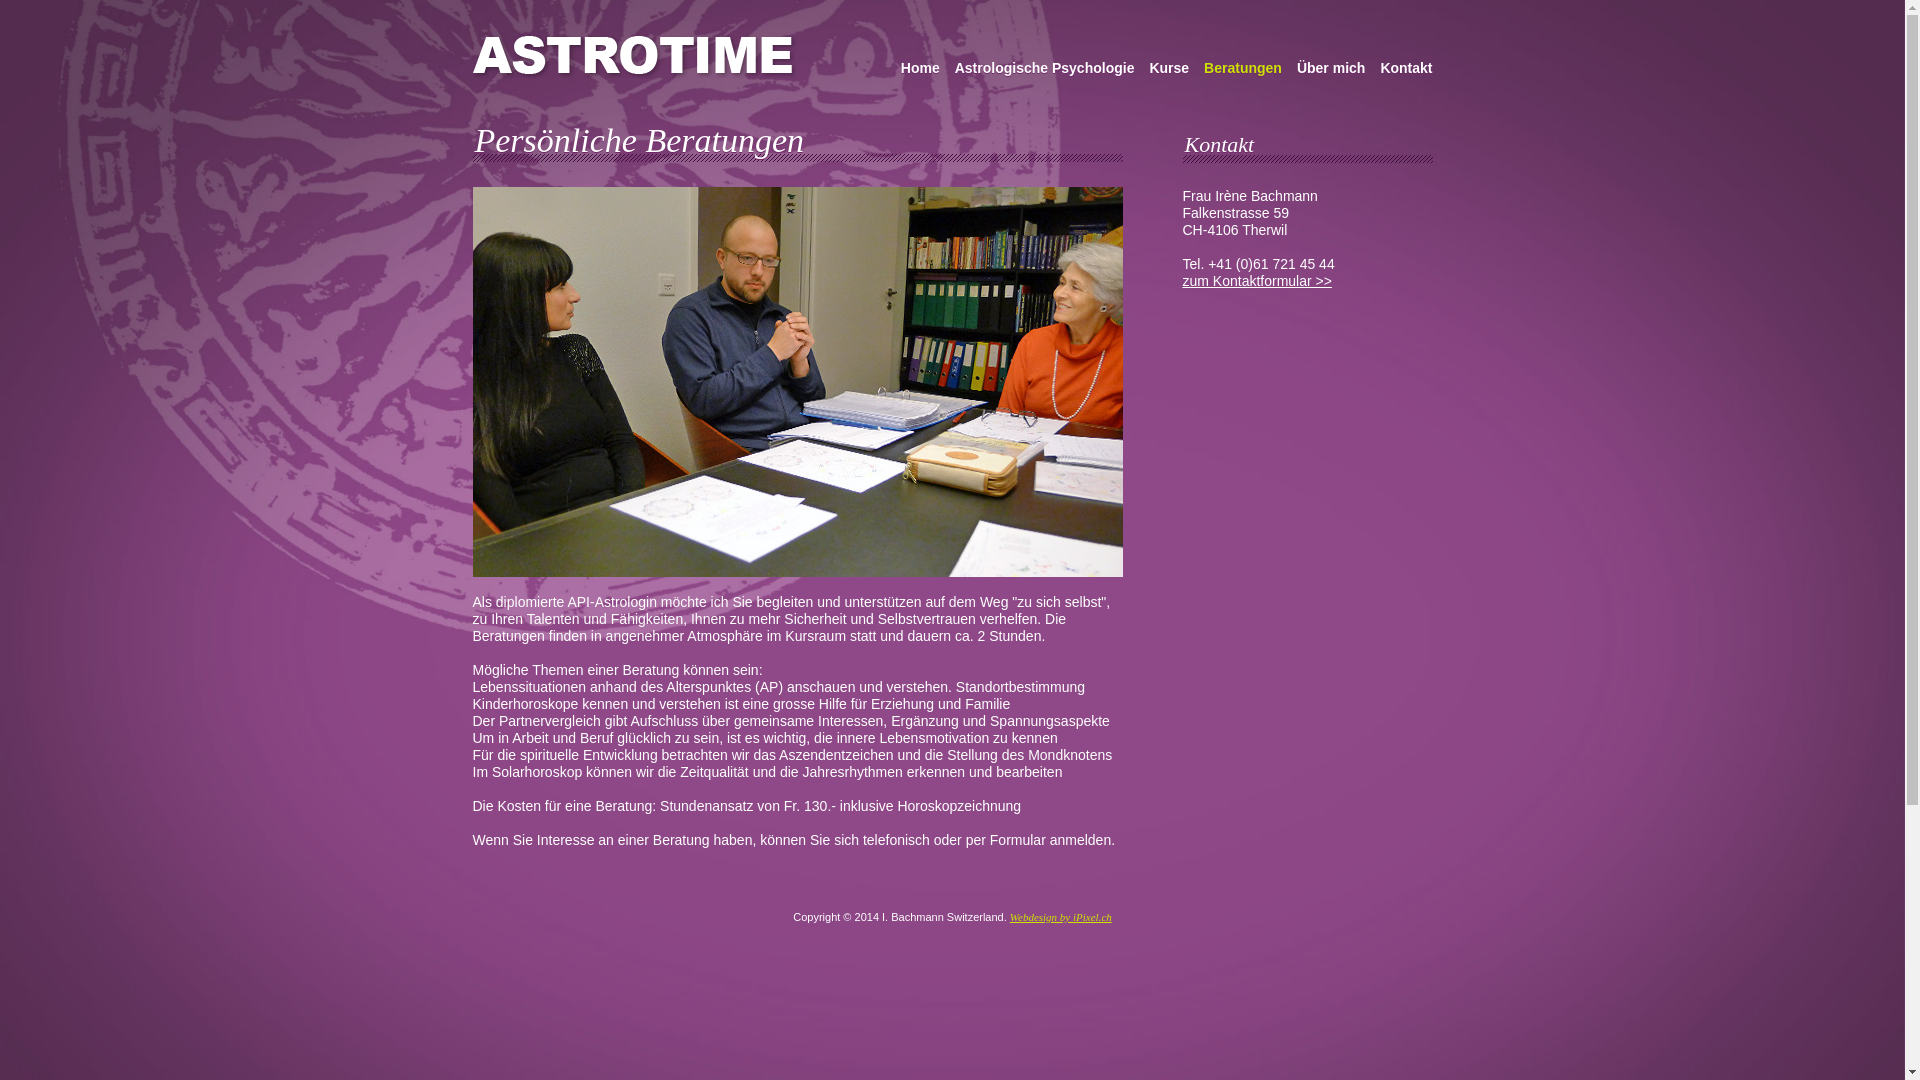 This screenshot has height=1080, width=1920. What do you see at coordinates (1059, 917) in the screenshot?
I see `'Webdesign by iPixel.ch'` at bounding box center [1059, 917].